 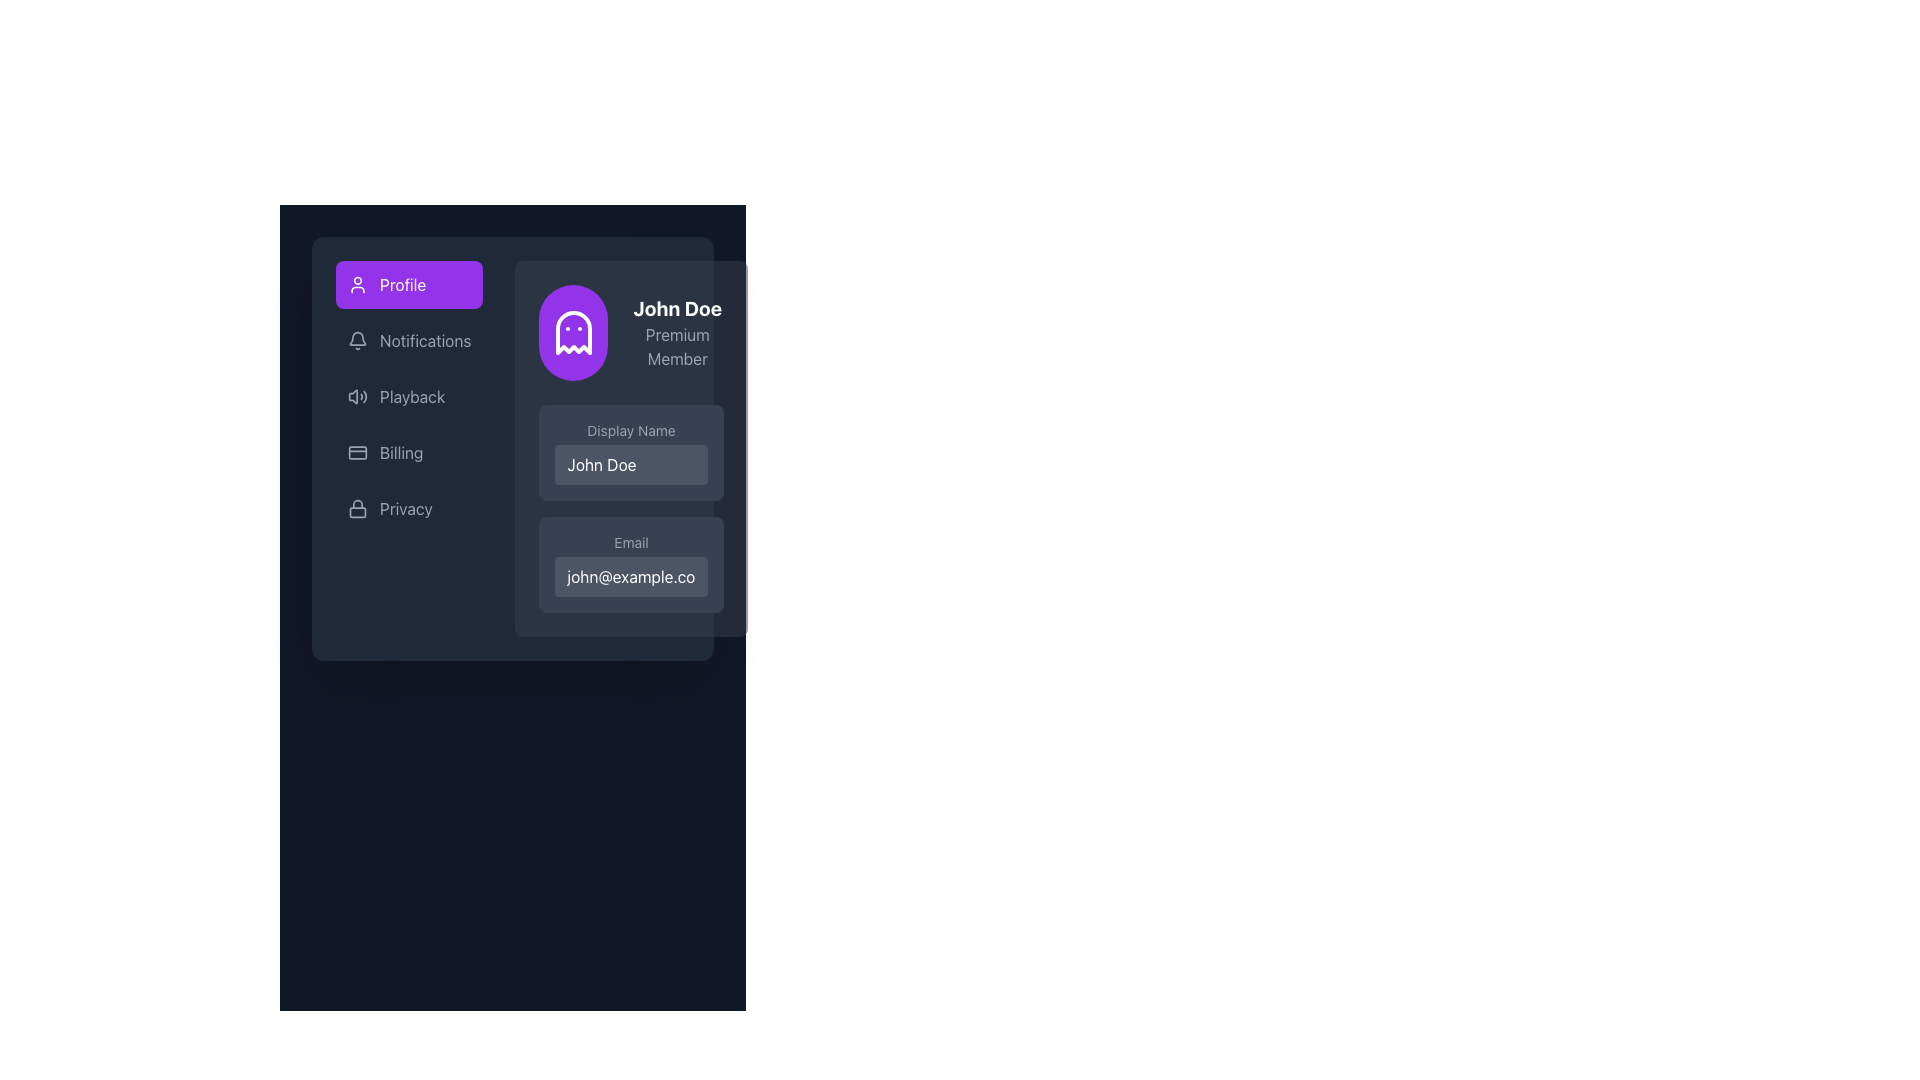 I want to click on the playful ghost SVG icon within the purple circular background, which is located to the left of the text 'John Doe Premium Member' in the profile card section, so click(x=572, y=331).